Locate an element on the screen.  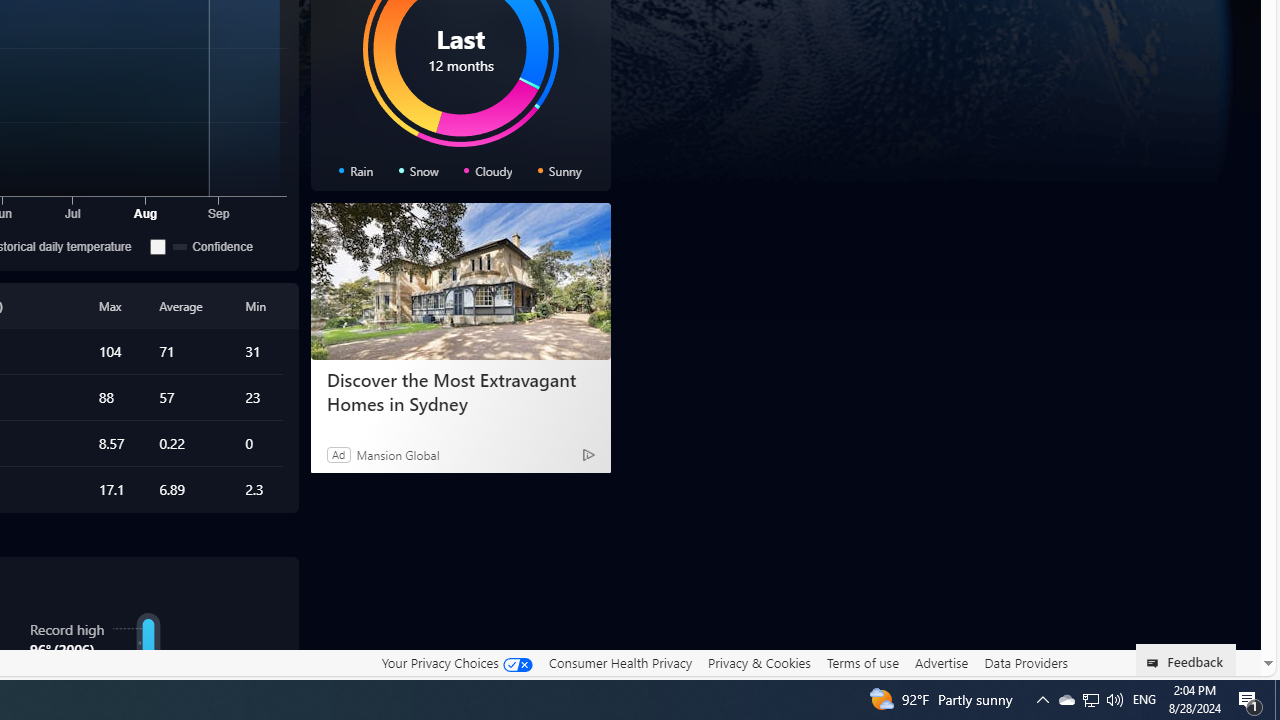
'Class: feedback_link_icon-DS-EntryPoint1-1' is located at coordinates (1156, 663).